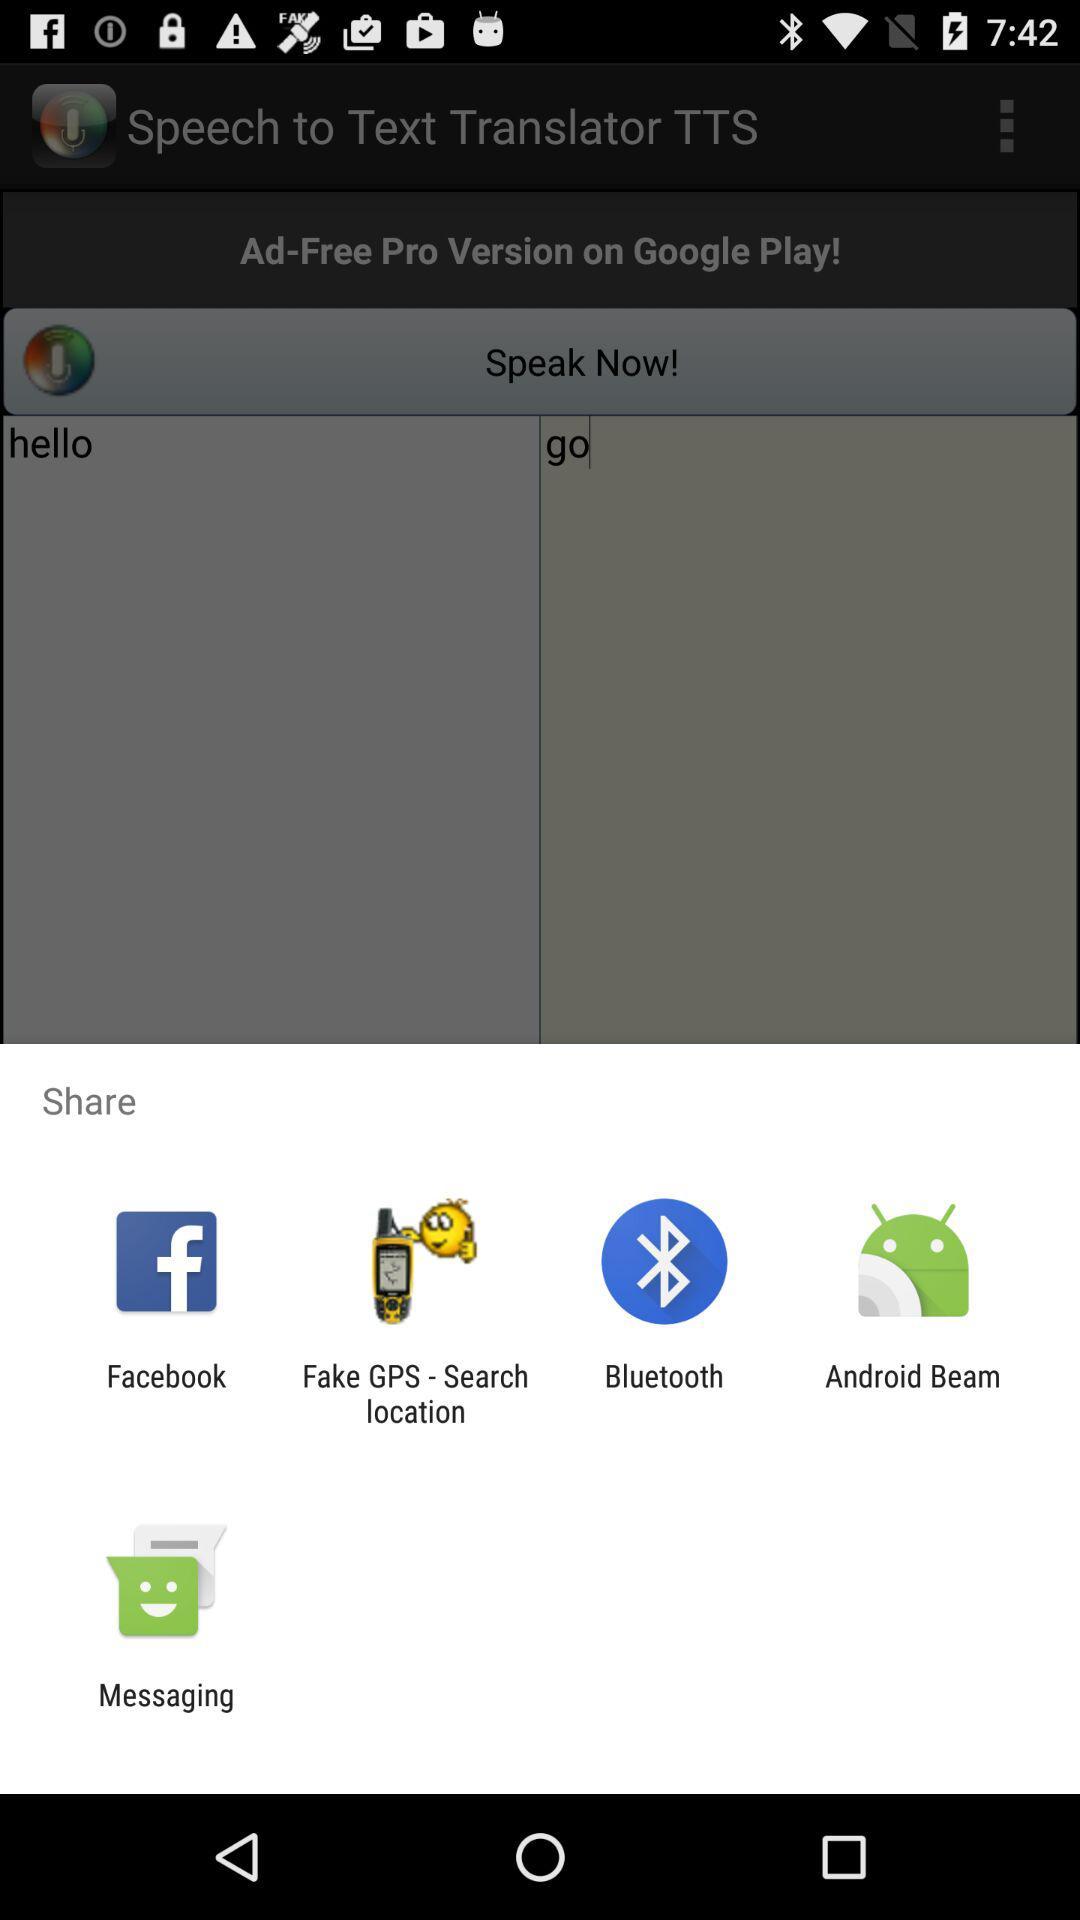 The image size is (1080, 1920). Describe the element at coordinates (664, 1392) in the screenshot. I see `icon next to fake gps search item` at that location.